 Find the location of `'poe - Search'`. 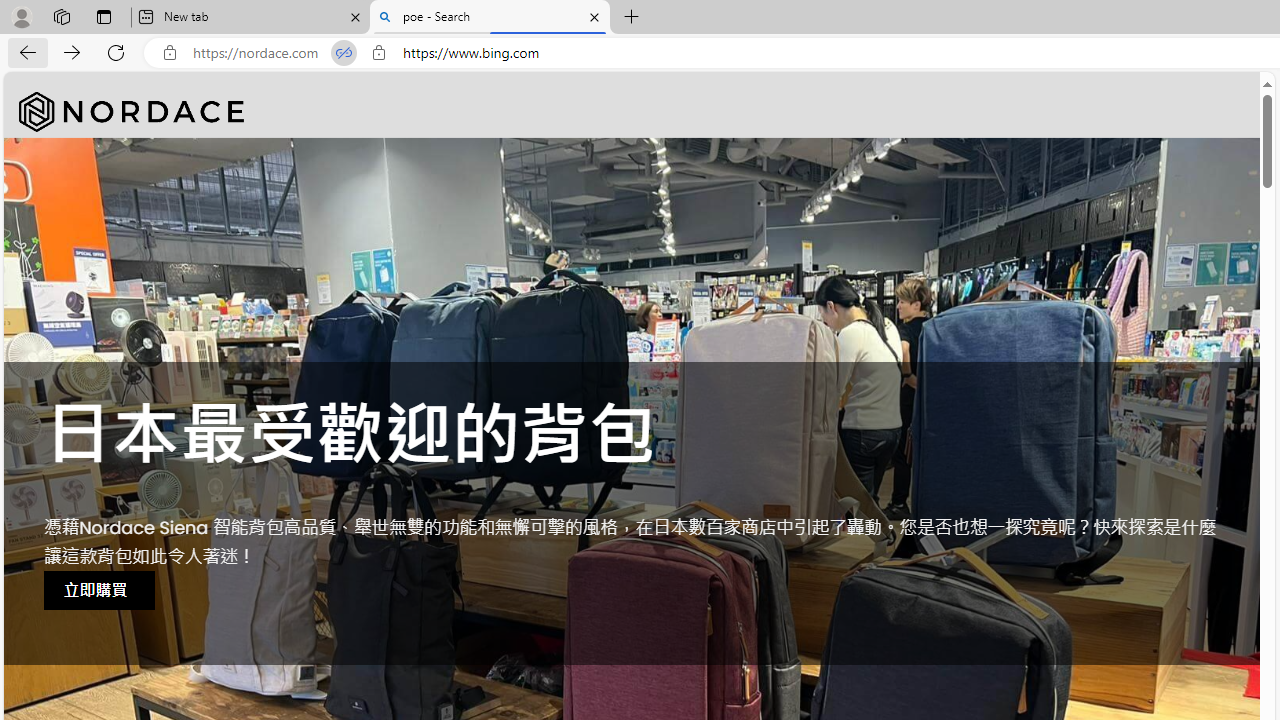

'poe - Search' is located at coordinates (490, 17).